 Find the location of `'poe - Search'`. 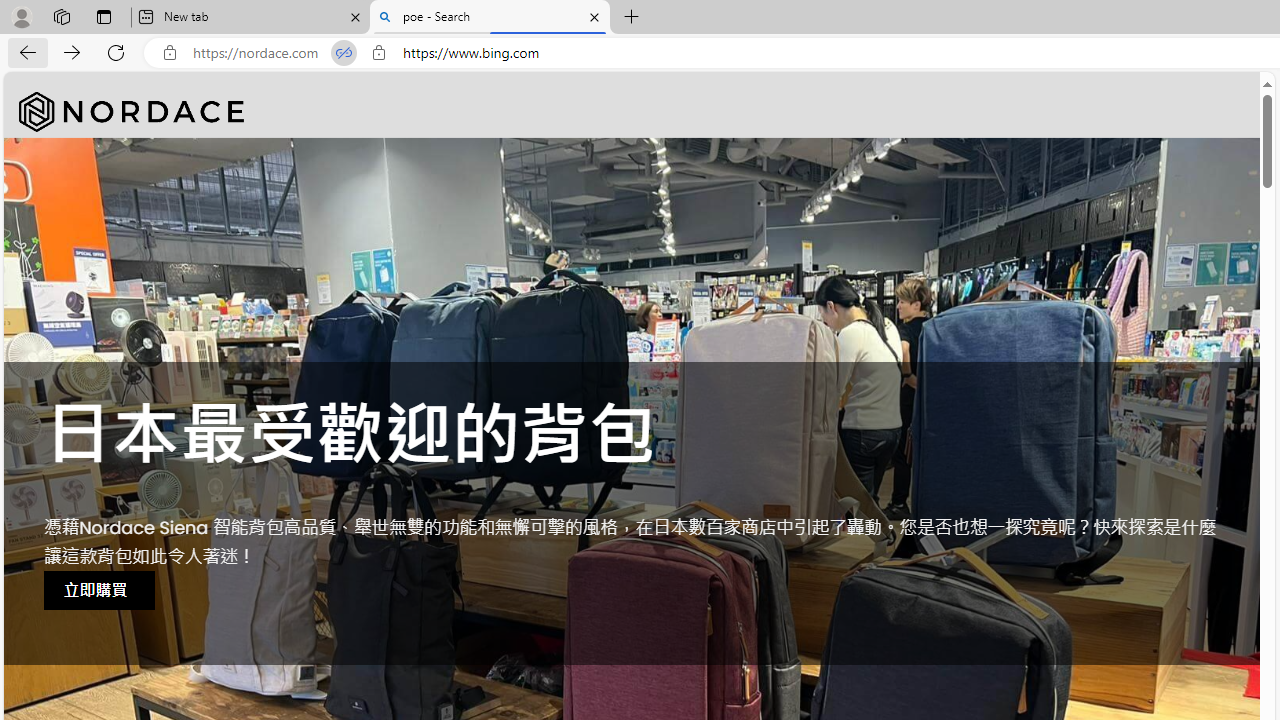

'poe - Search' is located at coordinates (490, 17).